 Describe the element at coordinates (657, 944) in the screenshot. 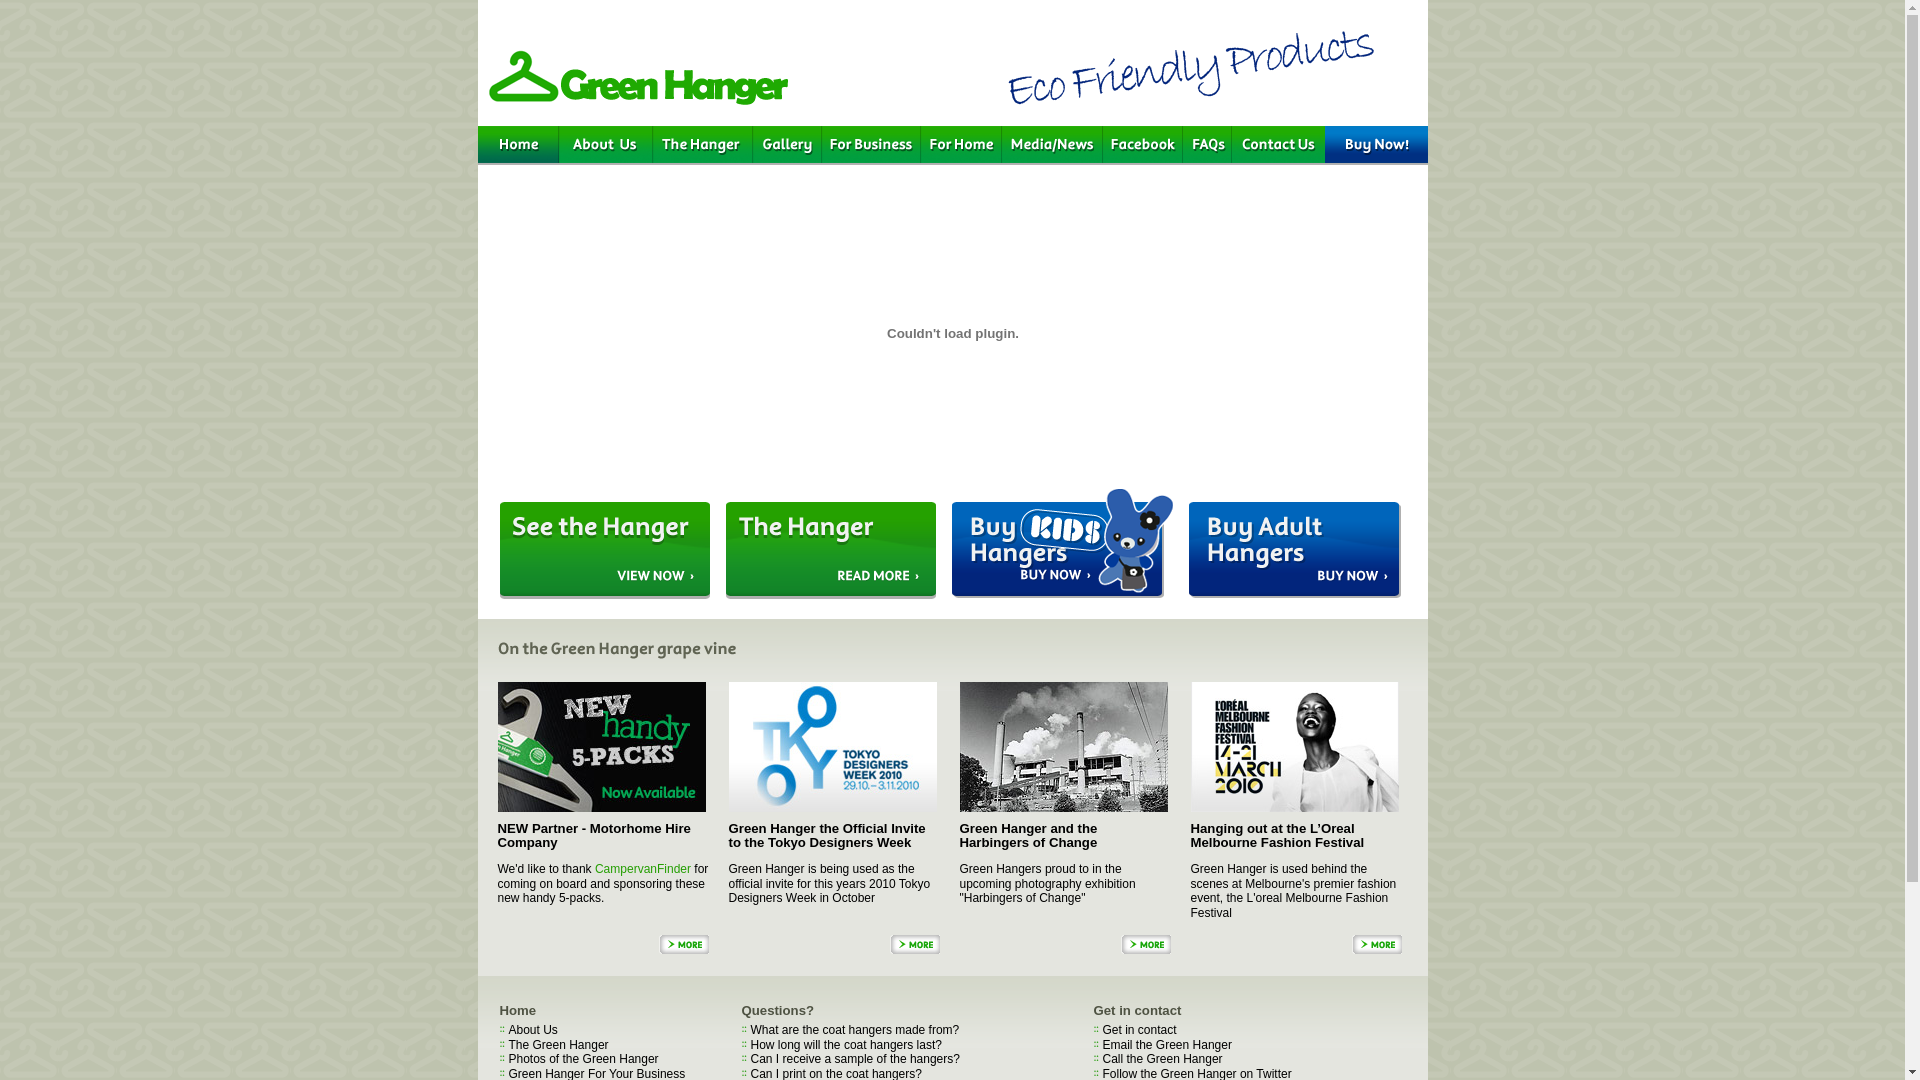

I see `'More'` at that location.